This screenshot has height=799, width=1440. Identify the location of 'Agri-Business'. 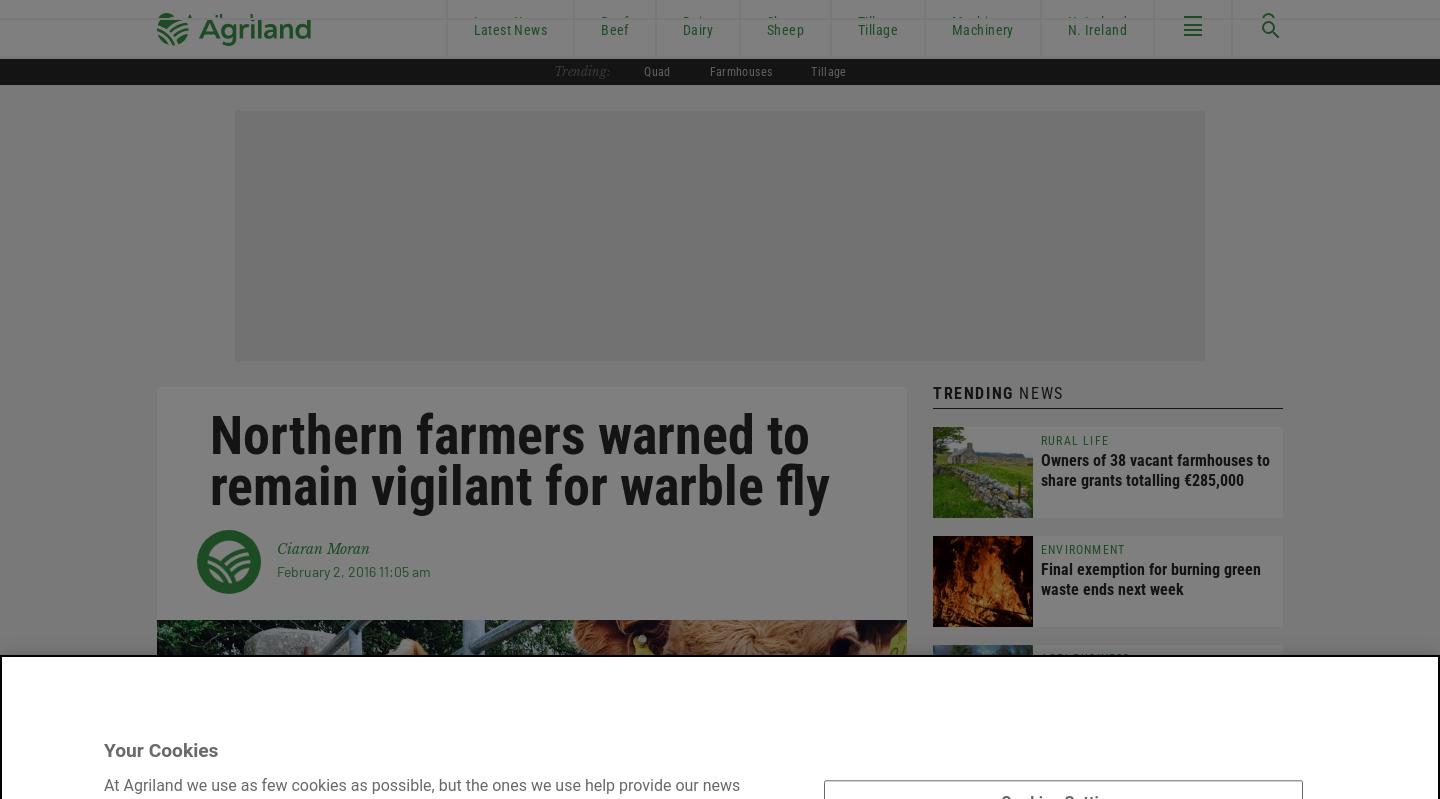
(1084, 656).